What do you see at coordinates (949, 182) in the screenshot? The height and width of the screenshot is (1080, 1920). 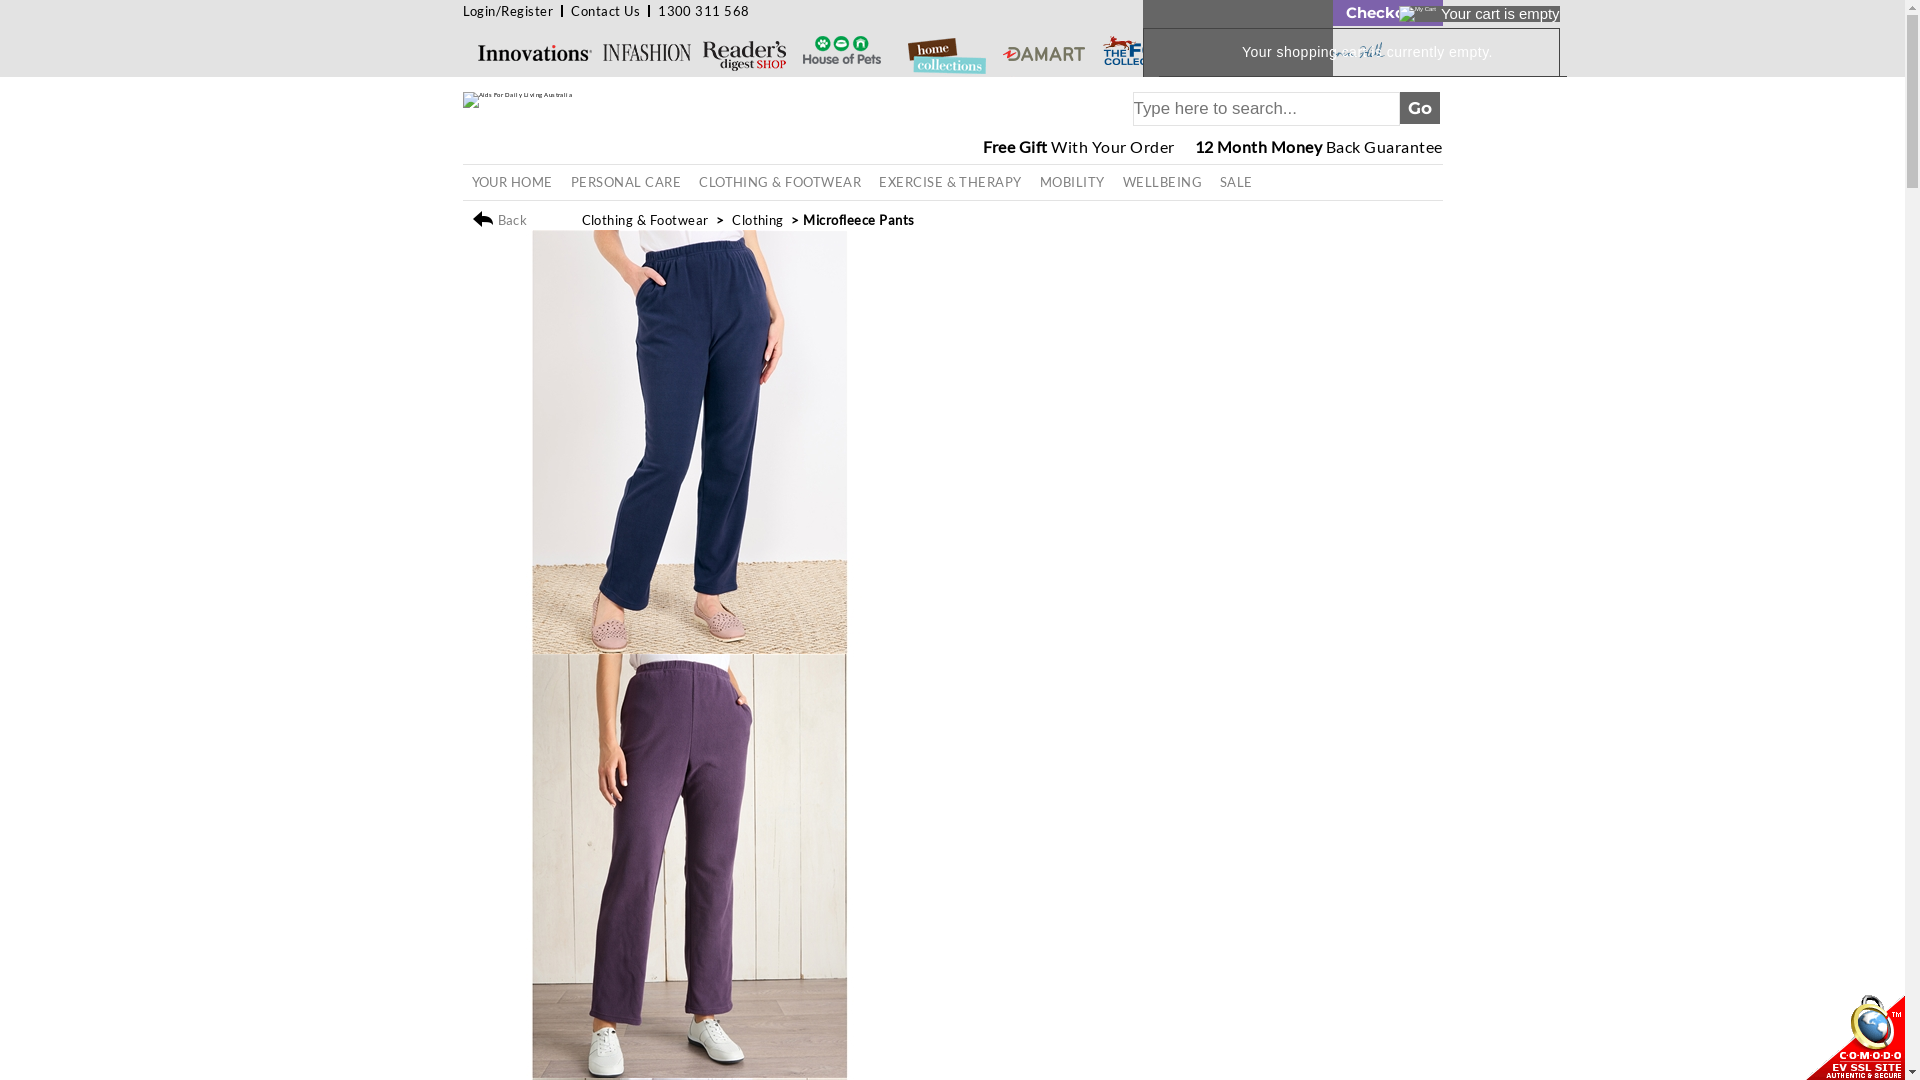 I see `'EXERCISE & THERAPY'` at bounding box center [949, 182].